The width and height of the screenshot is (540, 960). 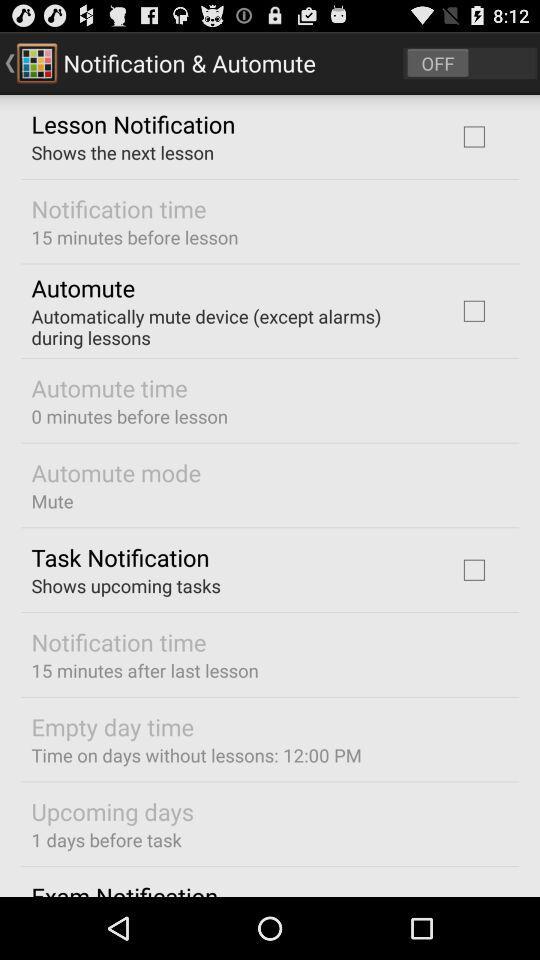 I want to click on the item to the right of notification & automute app, so click(x=470, y=62).